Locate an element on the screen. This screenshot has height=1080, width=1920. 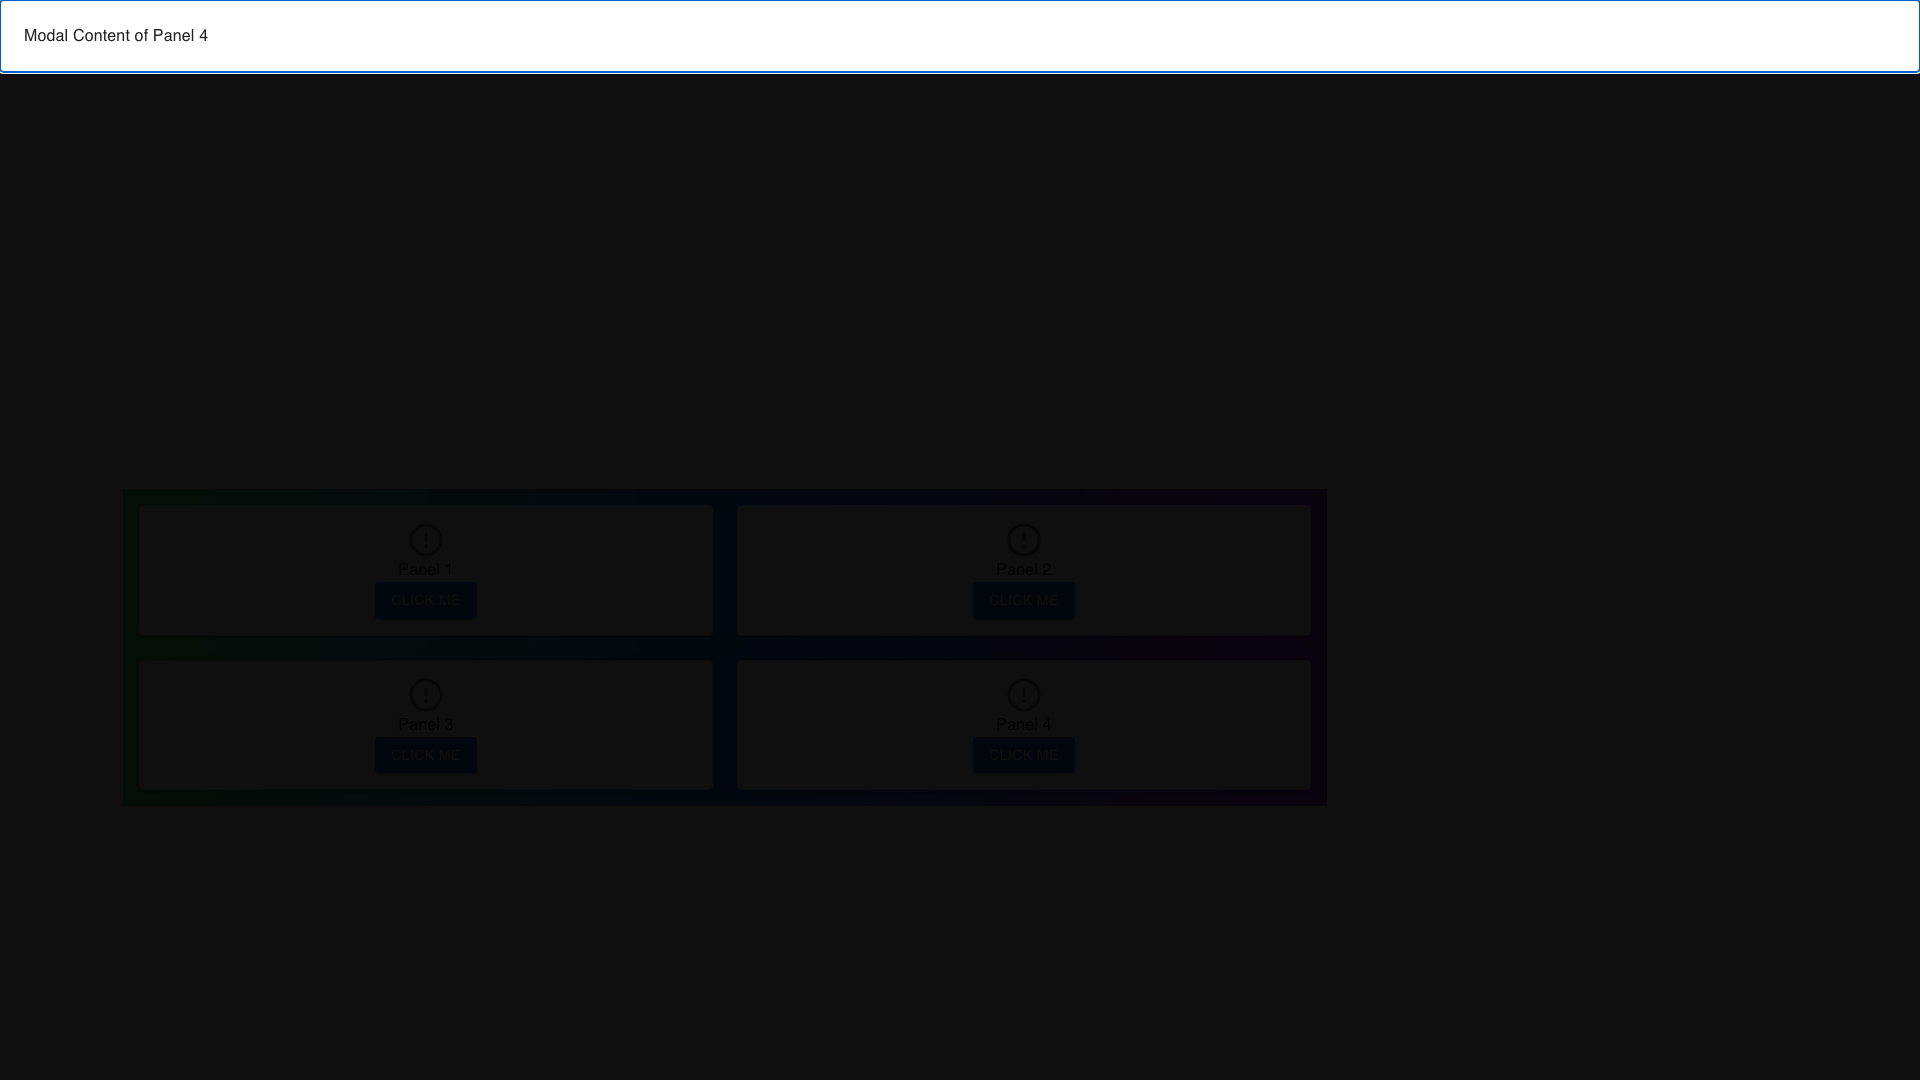
the circular SVG shape element located in 'Panel 3' to visually highlight it is located at coordinates (425, 693).